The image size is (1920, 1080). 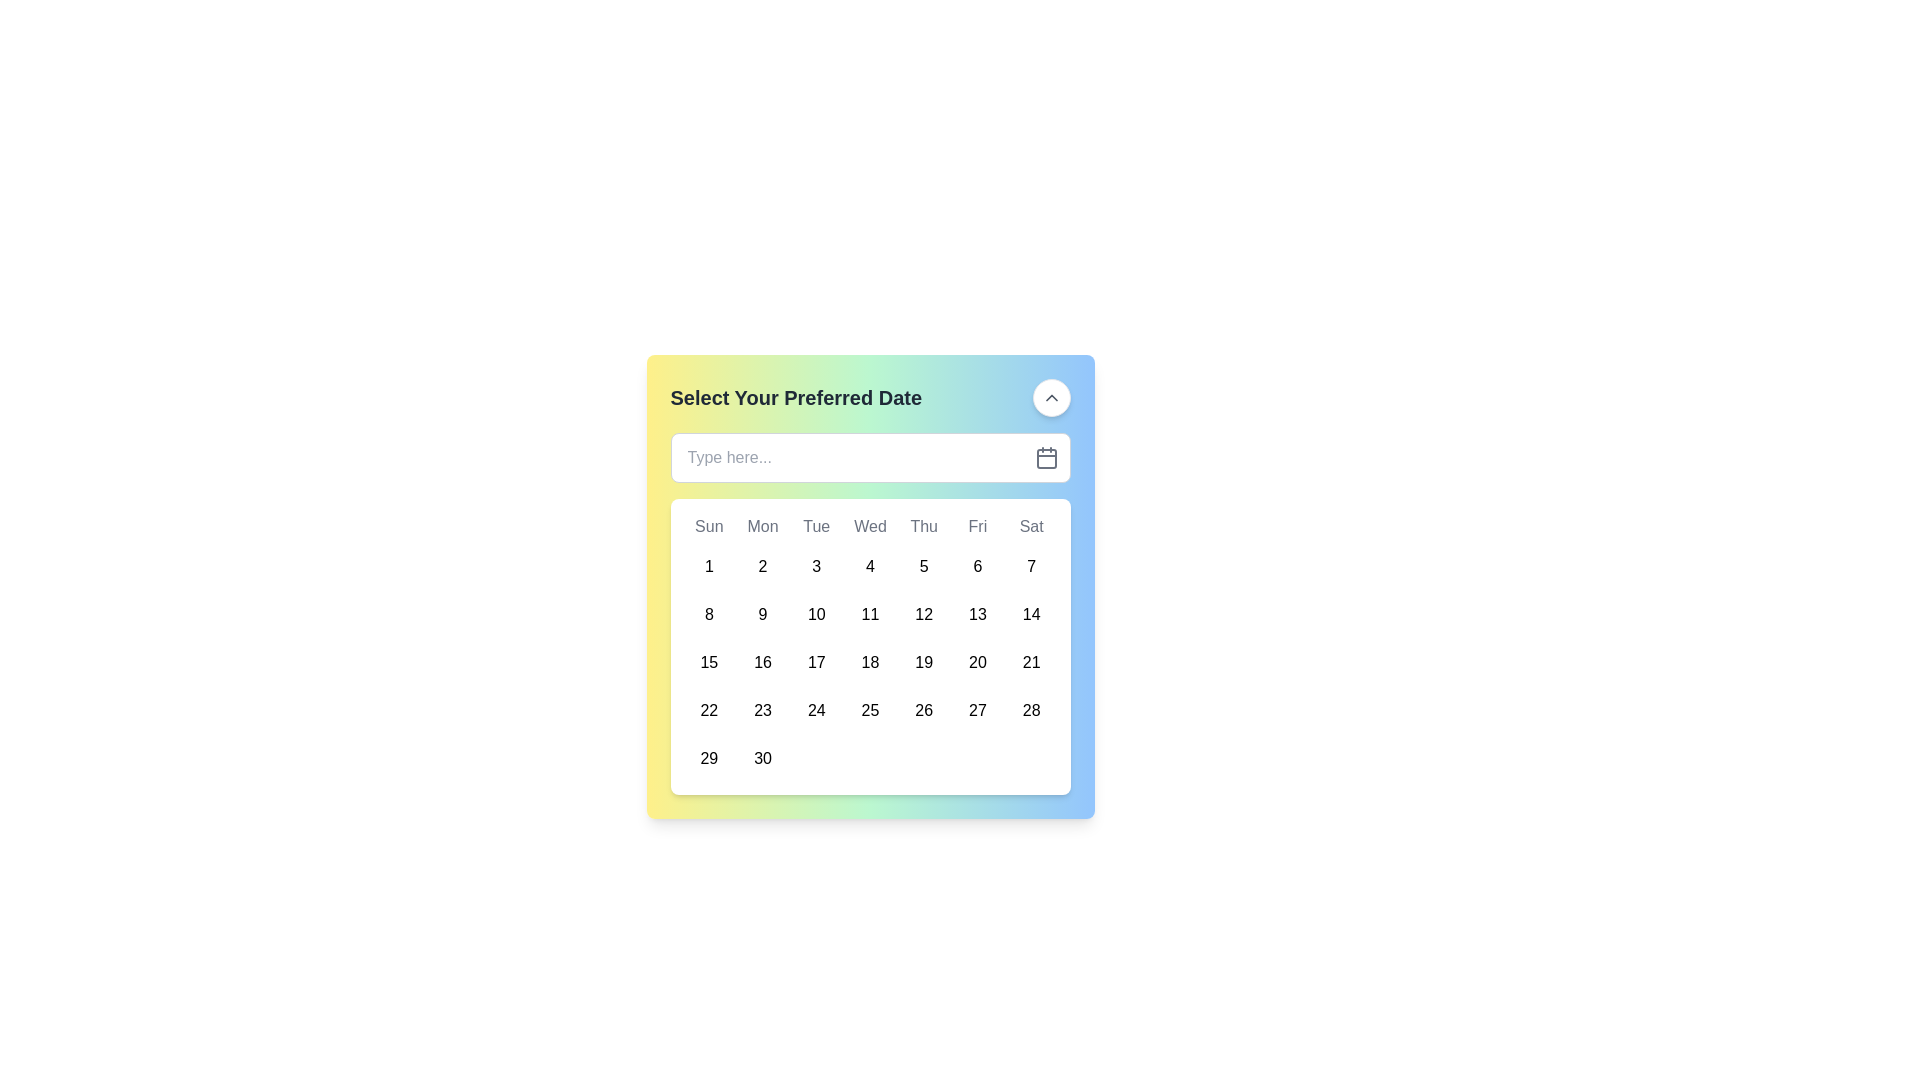 What do you see at coordinates (709, 759) in the screenshot?
I see `the selectable date button located in the last row of the calendar under the 'Sun' column` at bounding box center [709, 759].